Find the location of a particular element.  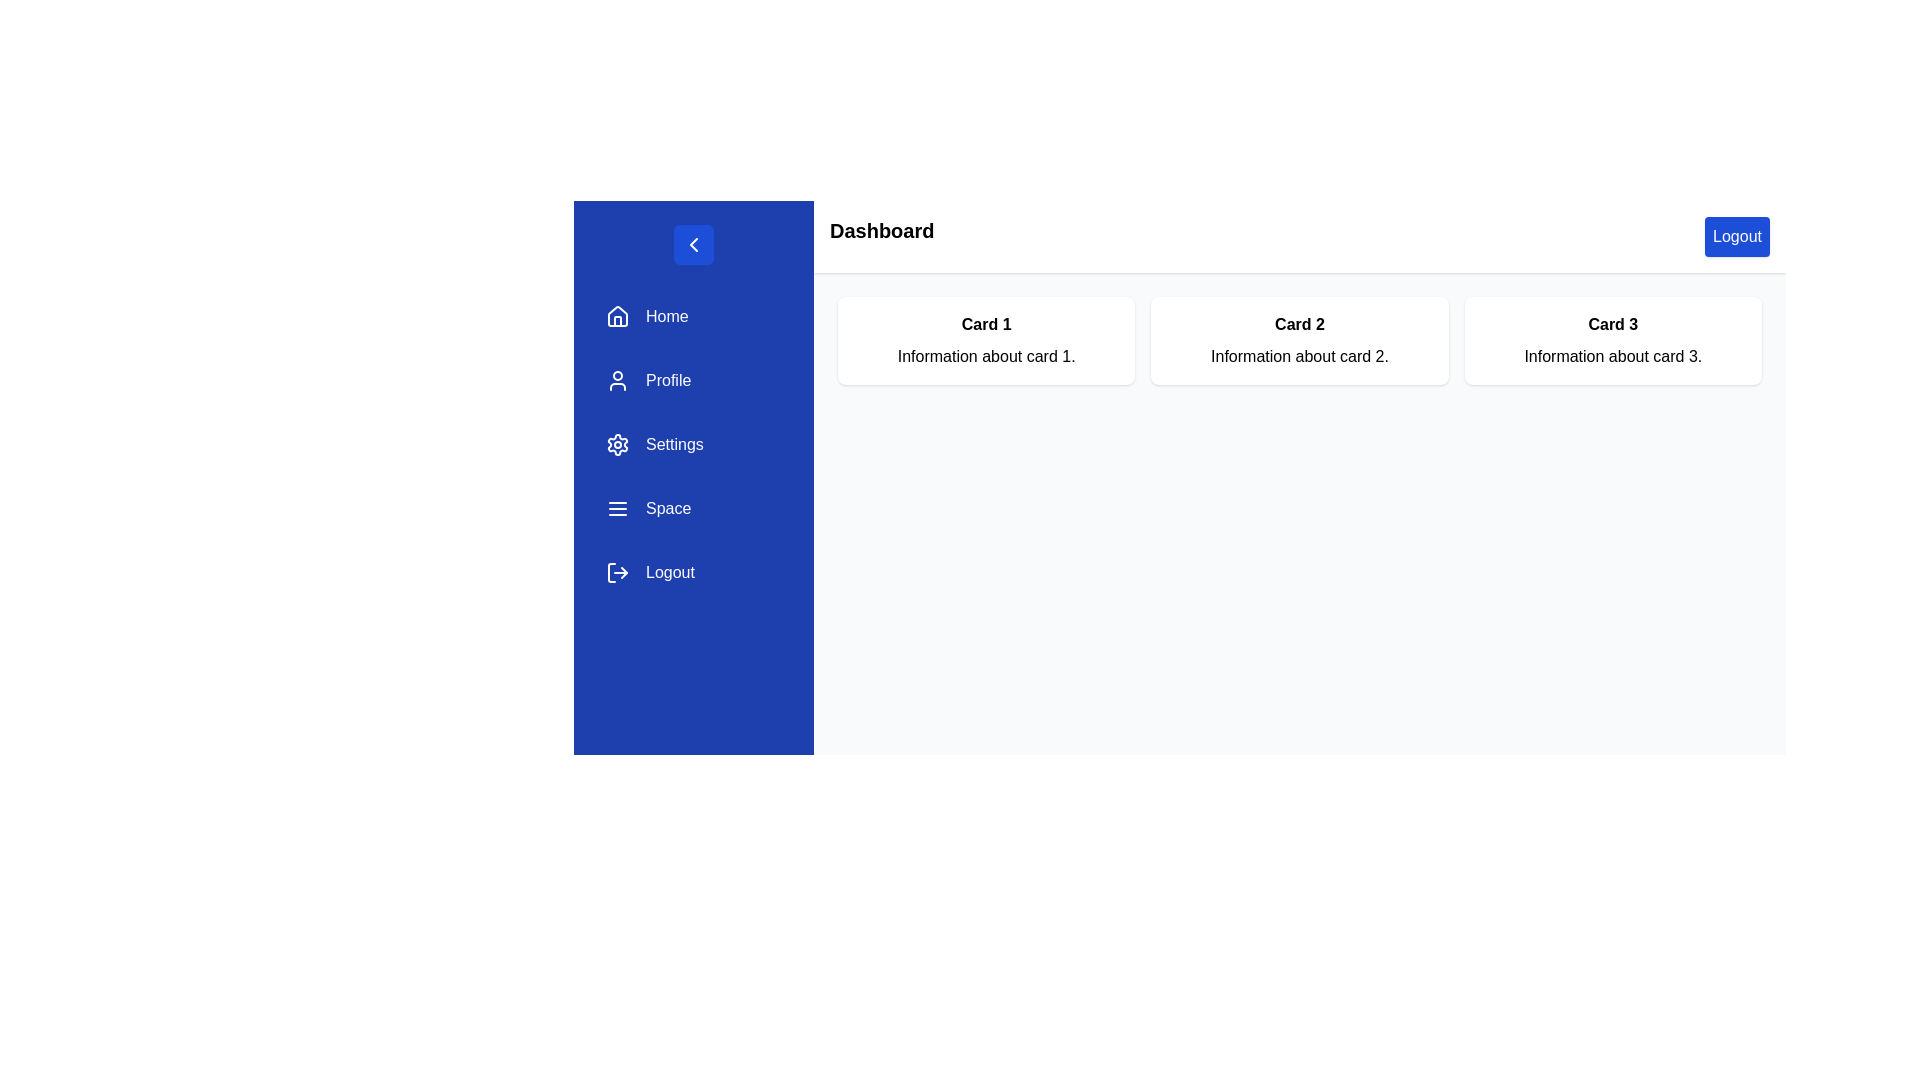

the blue circular button containing the rightward-pointing arrow icon at the top-left corner of the menu bar is located at coordinates (694, 244).